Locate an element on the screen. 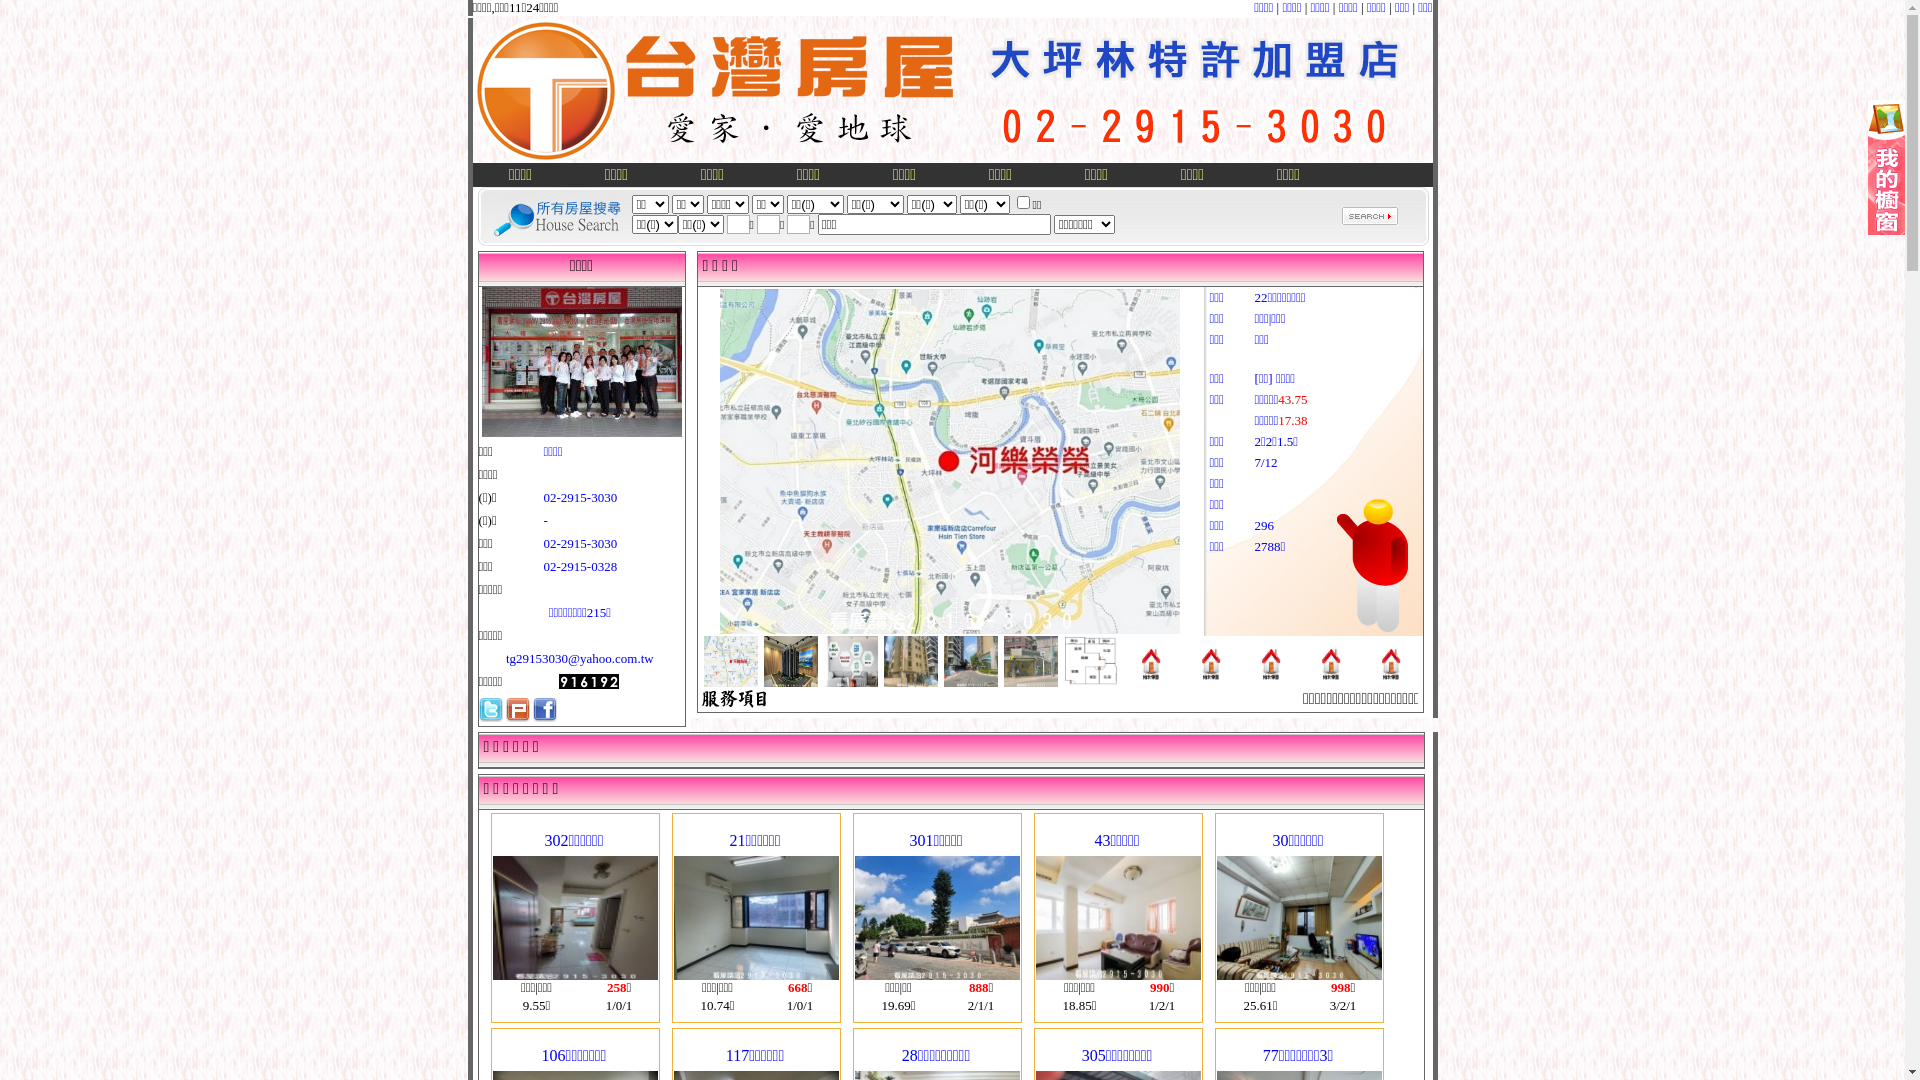 This screenshot has width=1920, height=1080. 'tg29153030@yahoo.com.tw' is located at coordinates (579, 658).